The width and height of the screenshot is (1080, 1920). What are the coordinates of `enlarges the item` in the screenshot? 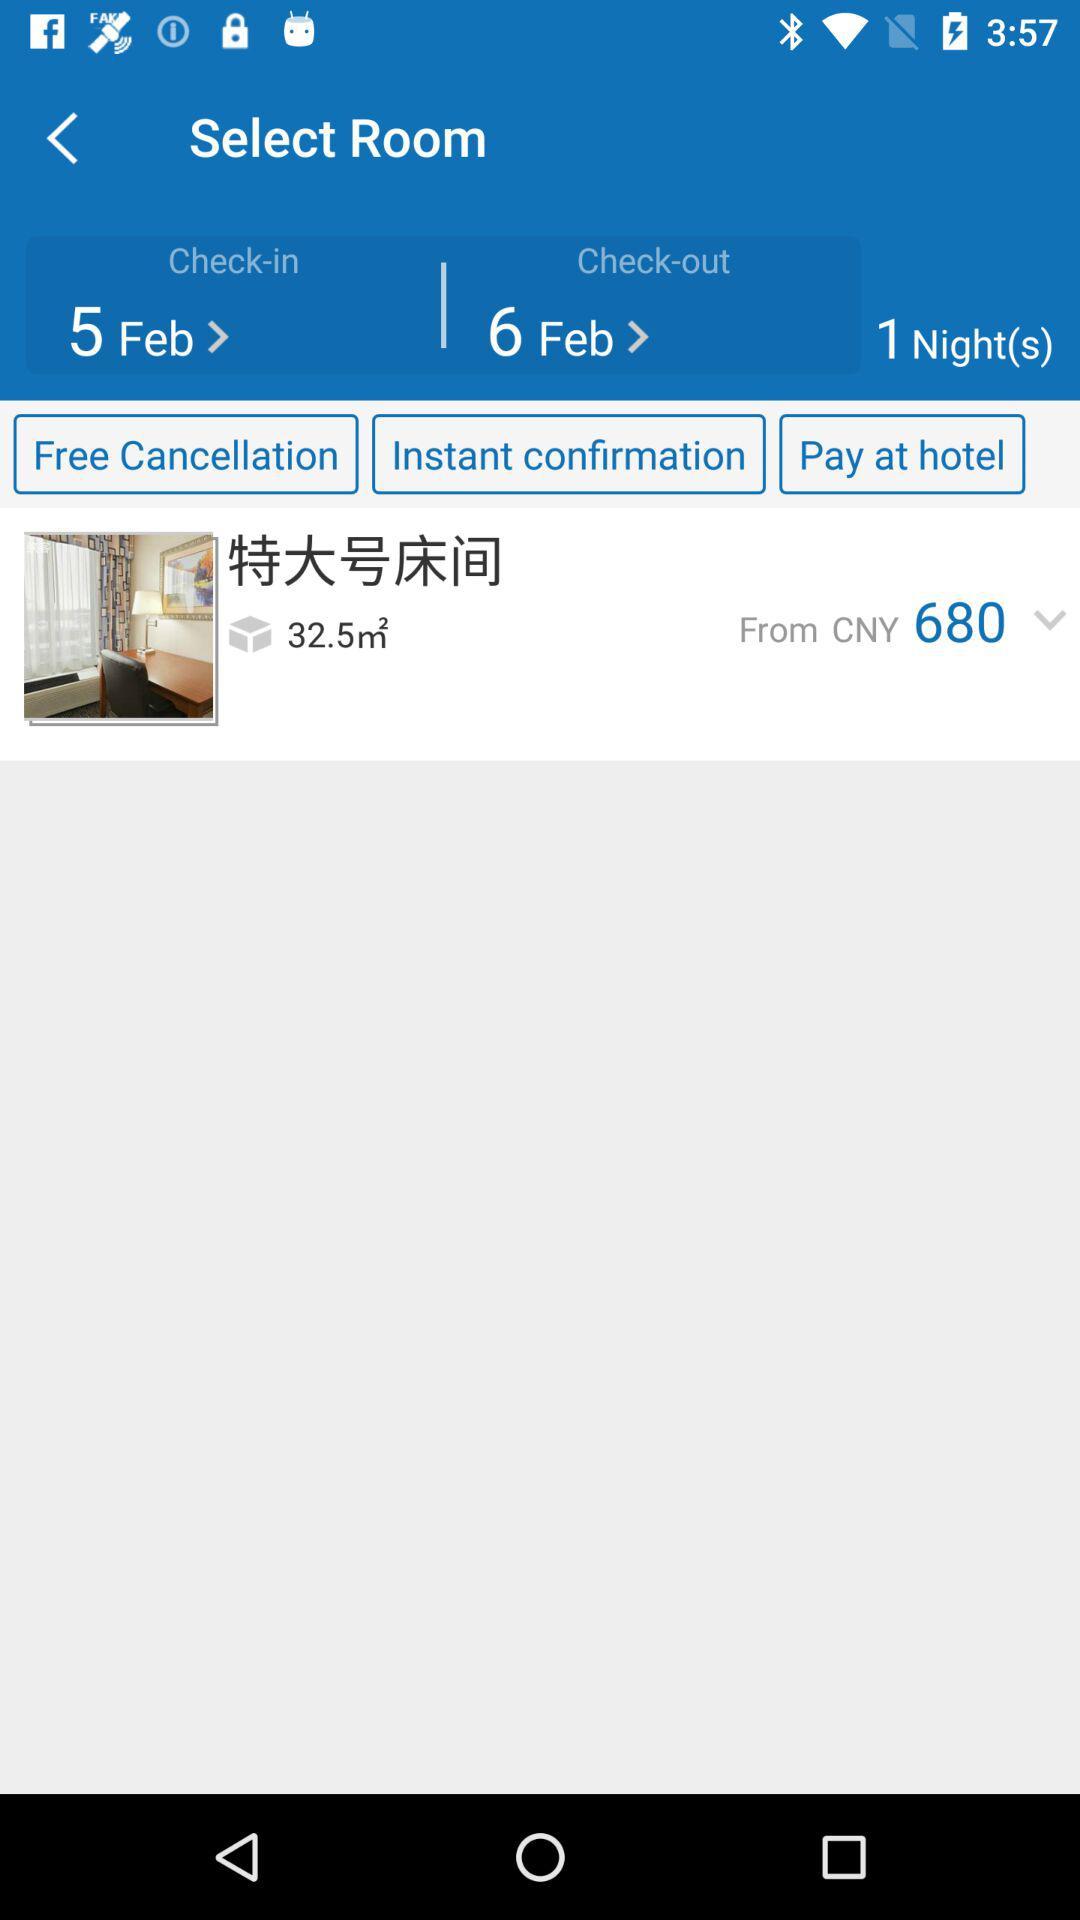 It's located at (118, 625).